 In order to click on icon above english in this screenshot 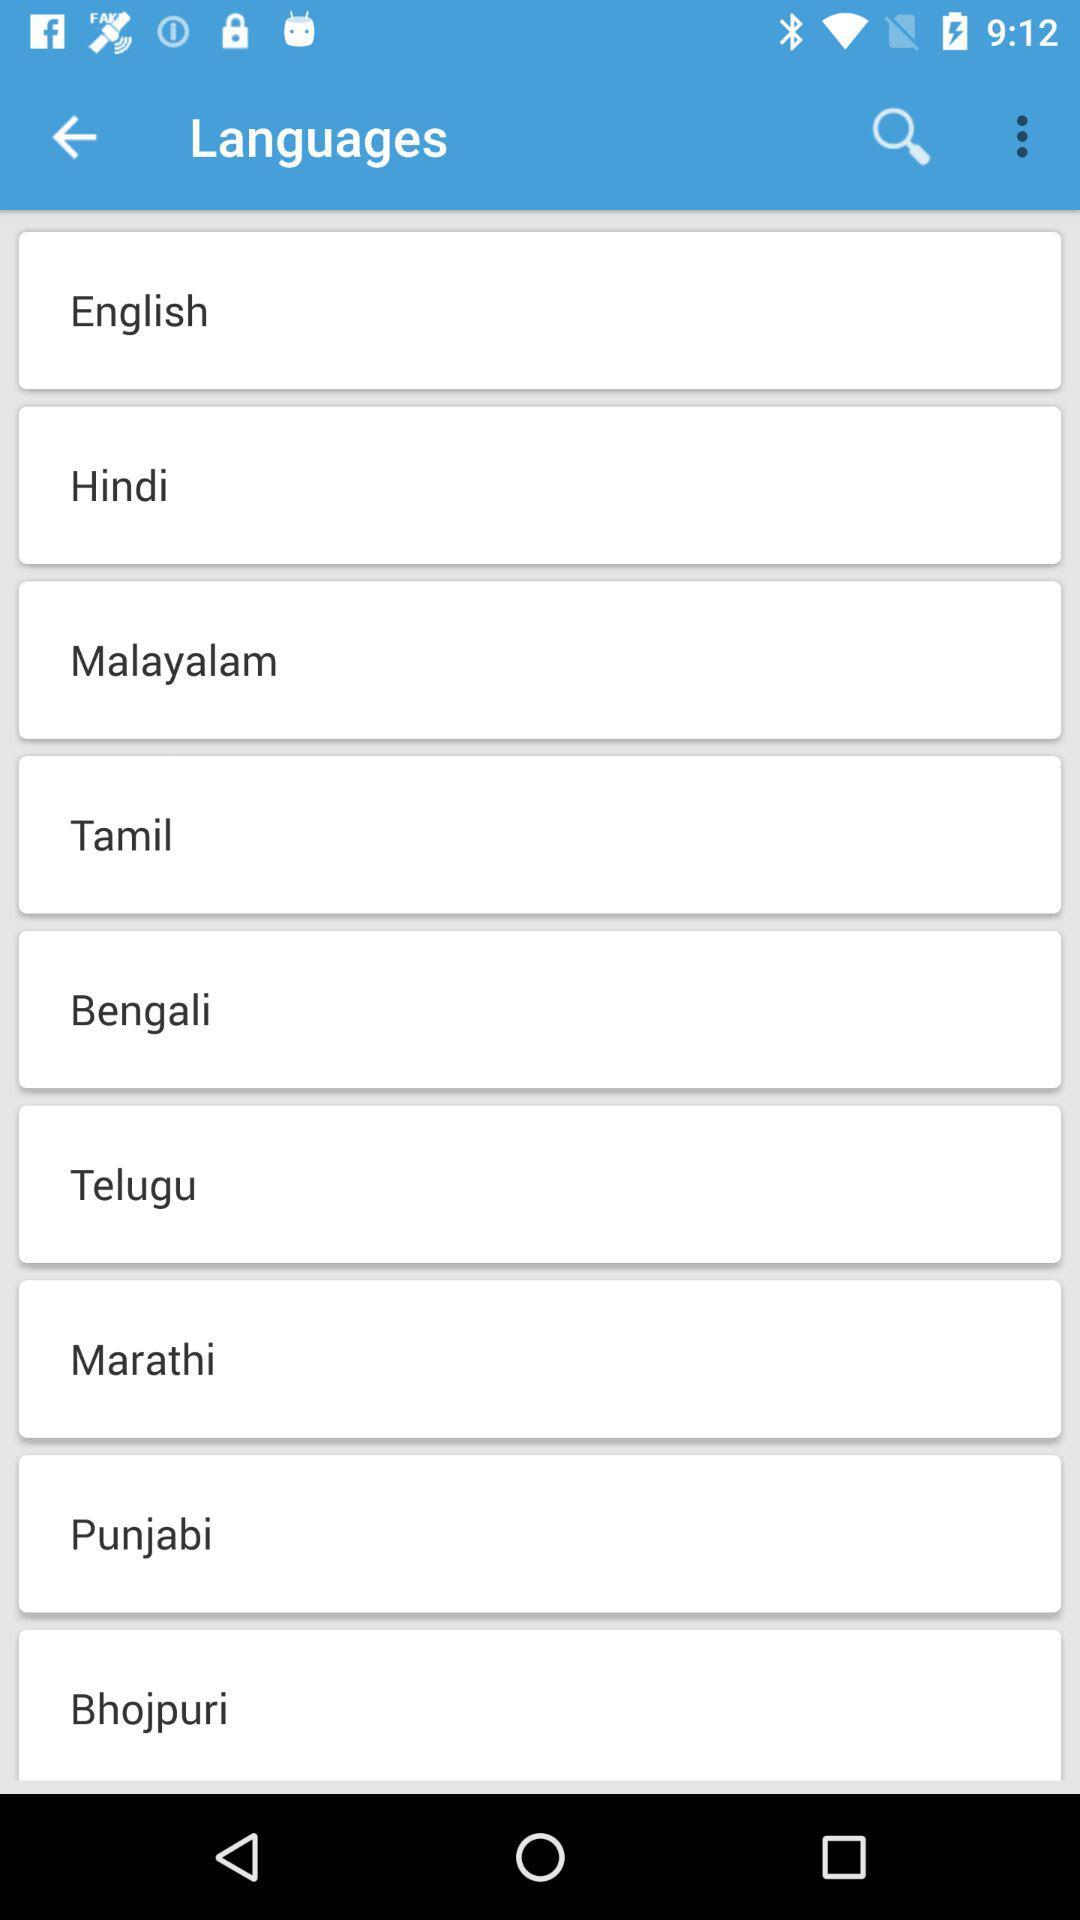, I will do `click(72, 135)`.